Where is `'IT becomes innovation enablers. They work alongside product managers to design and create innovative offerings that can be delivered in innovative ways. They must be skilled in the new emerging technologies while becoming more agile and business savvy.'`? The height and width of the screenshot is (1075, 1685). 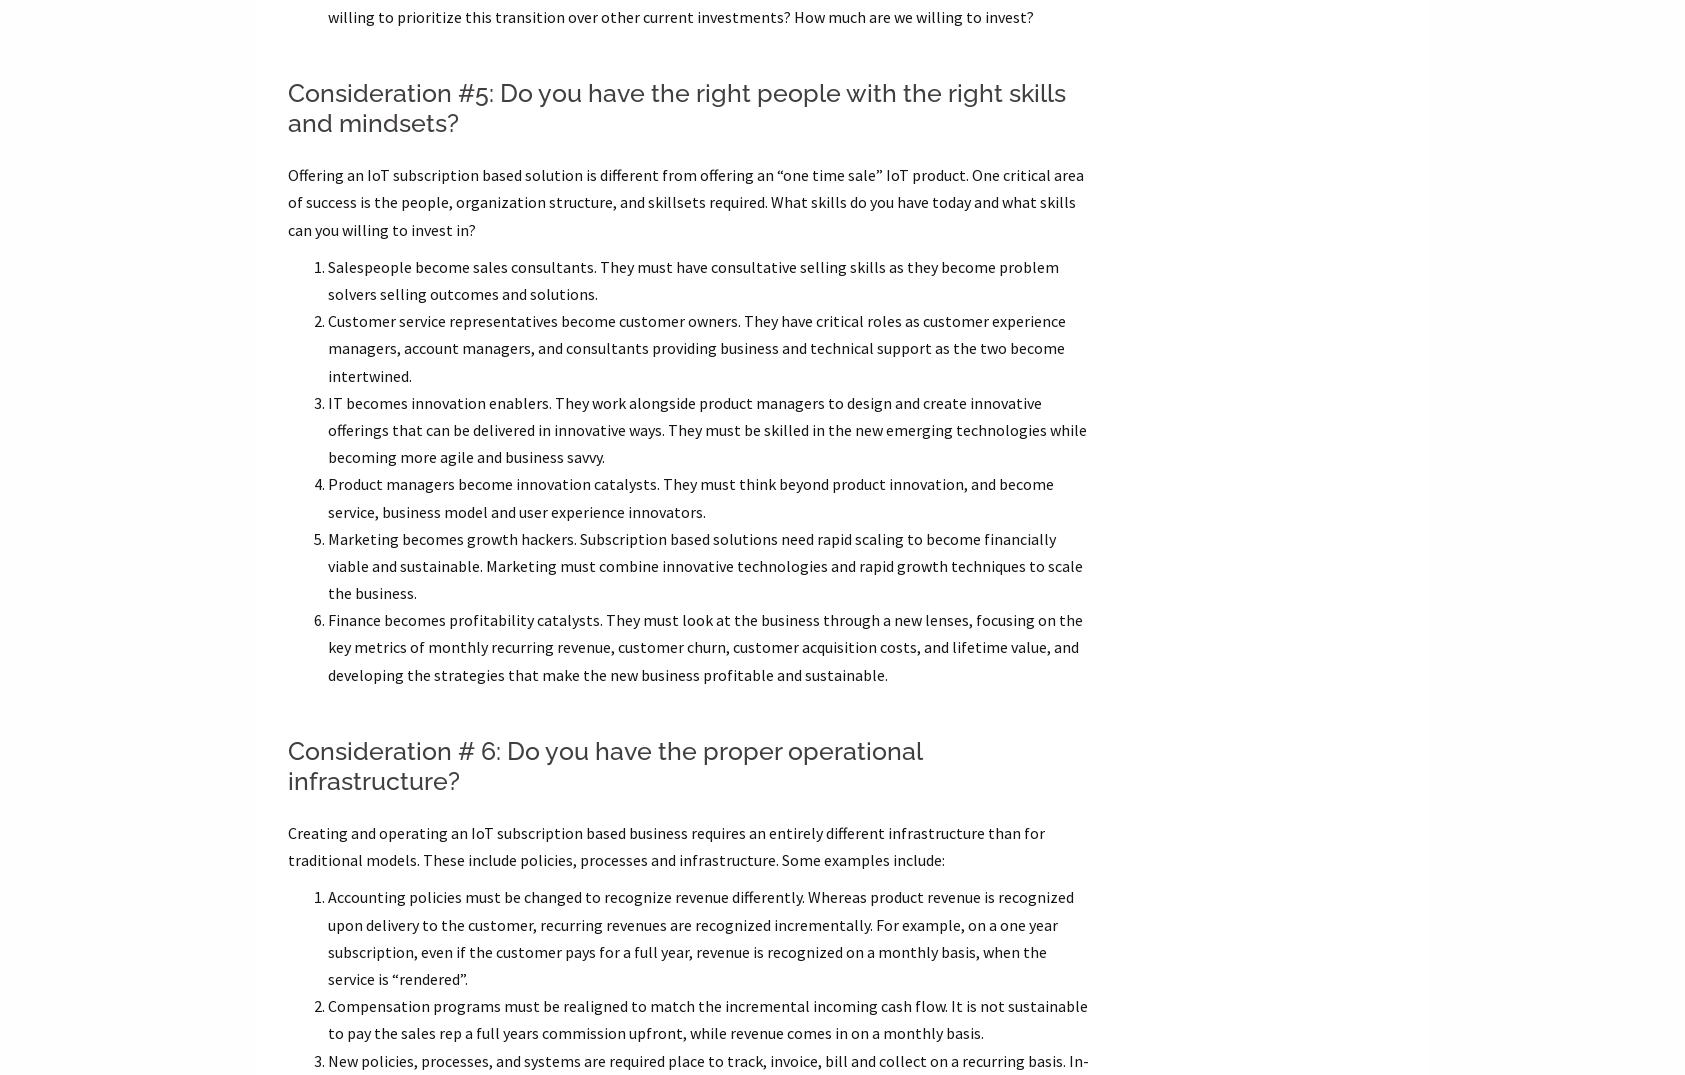
'IT becomes innovation enablers. They work alongside product managers to design and create innovative offerings that can be delivered in innovative ways. They must be skilled in the new emerging technologies while becoming more agile and business savvy.' is located at coordinates (705, 428).